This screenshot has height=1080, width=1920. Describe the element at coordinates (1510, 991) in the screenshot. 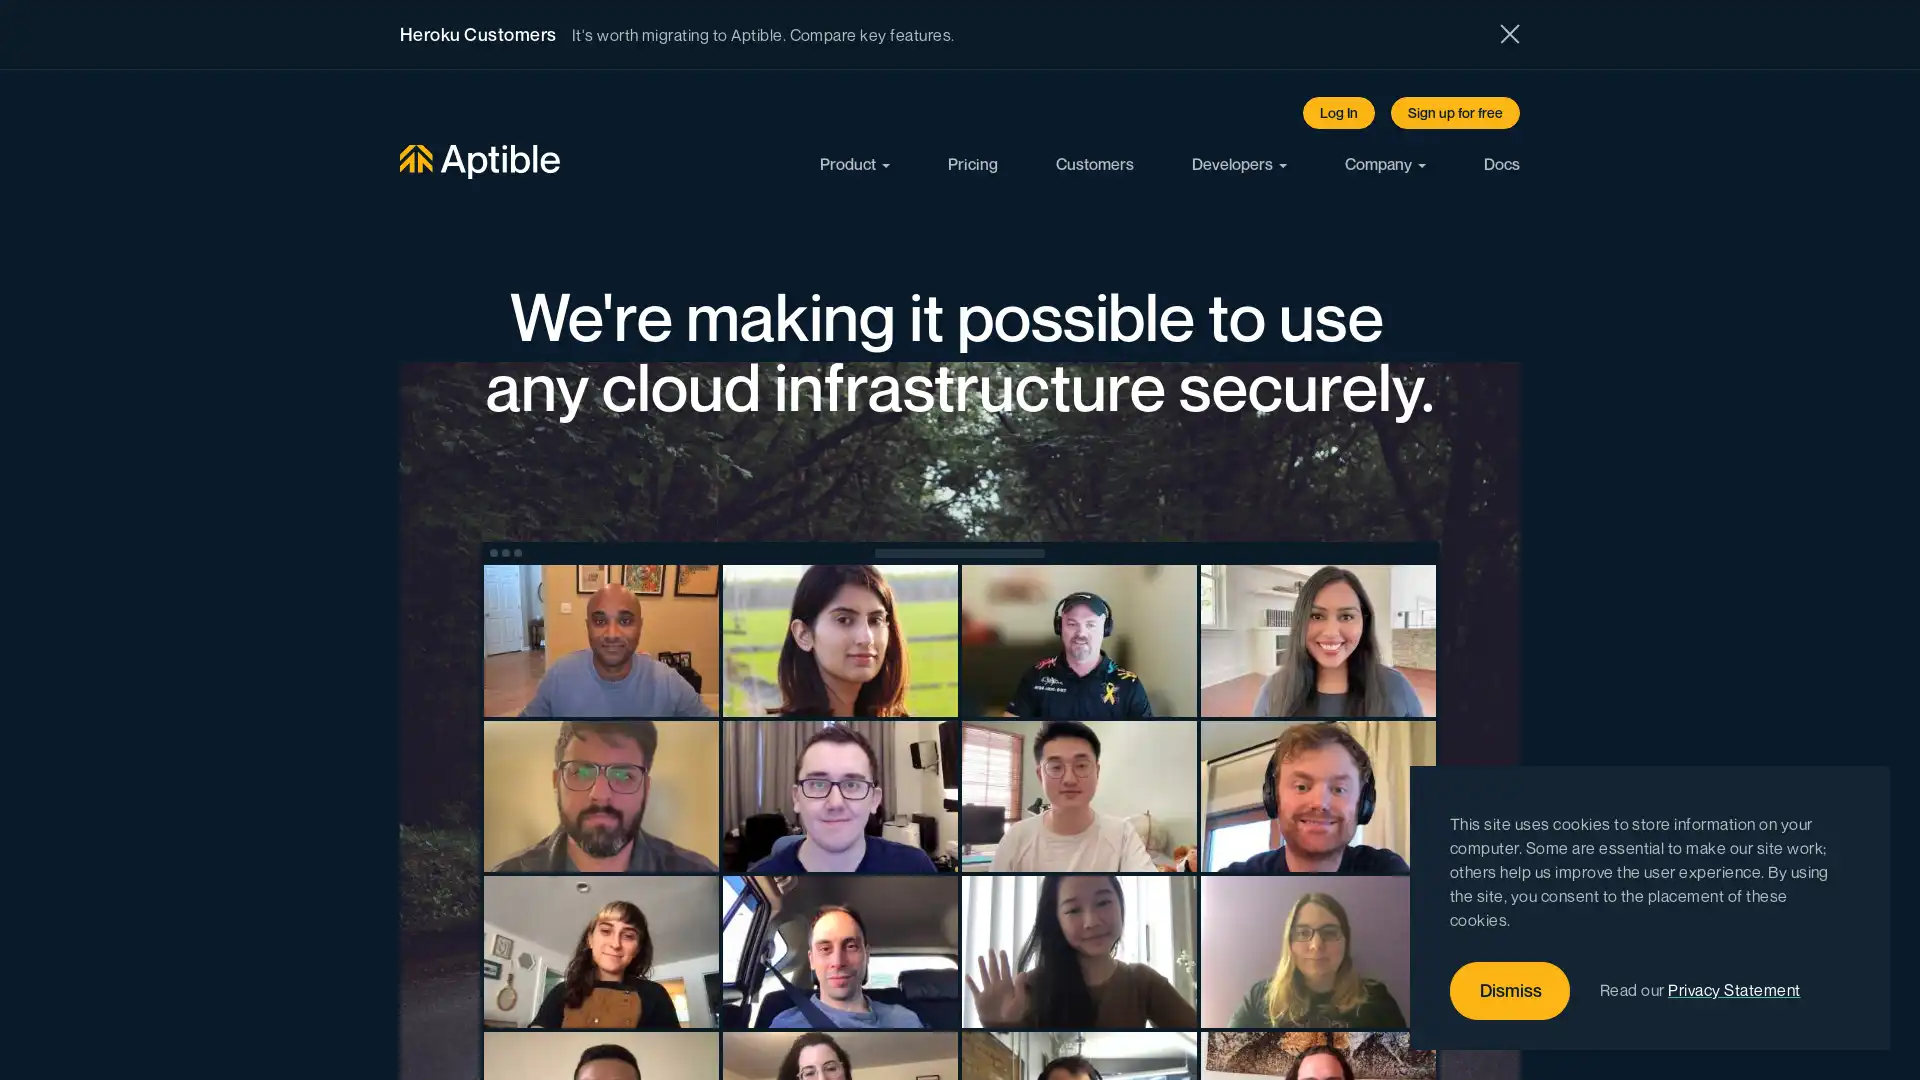

I see `Dismiss` at that location.